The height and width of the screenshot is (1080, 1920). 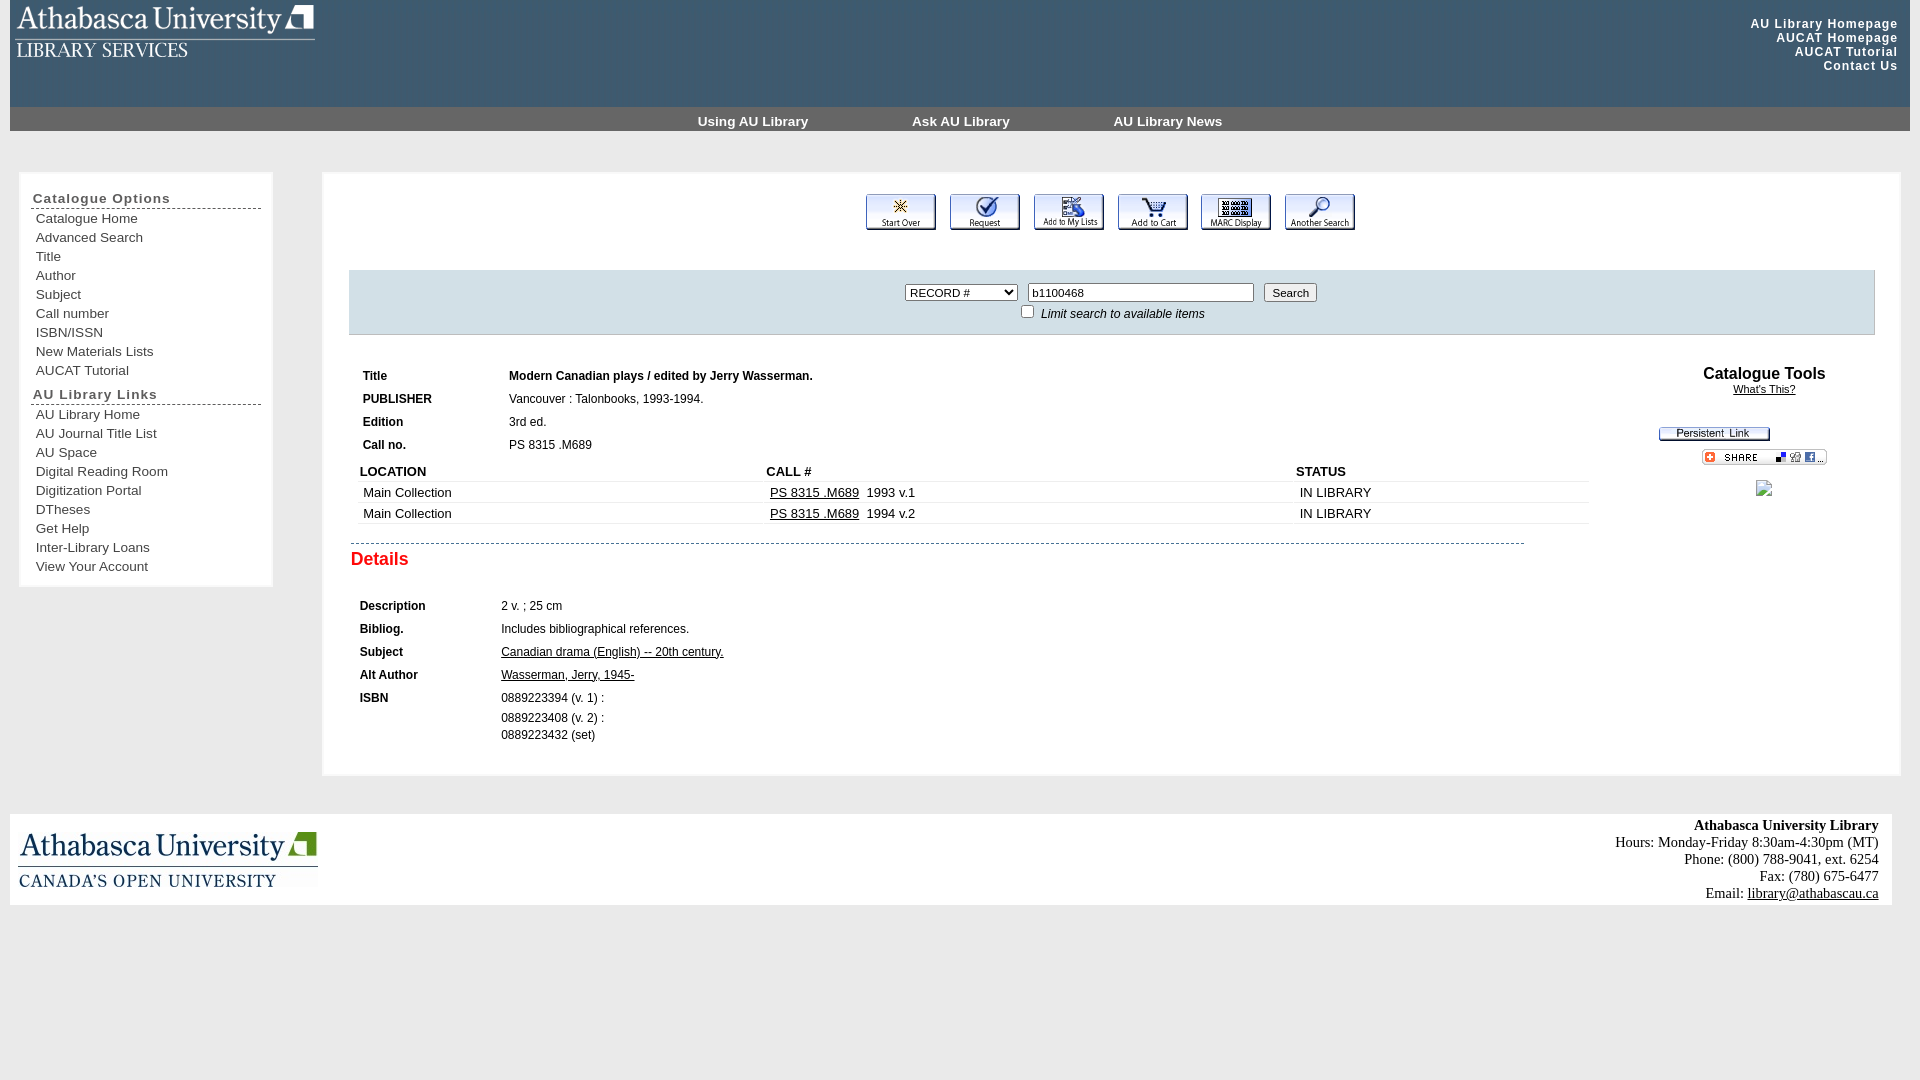 What do you see at coordinates (1168, 121) in the screenshot?
I see `'AU Library News'` at bounding box center [1168, 121].